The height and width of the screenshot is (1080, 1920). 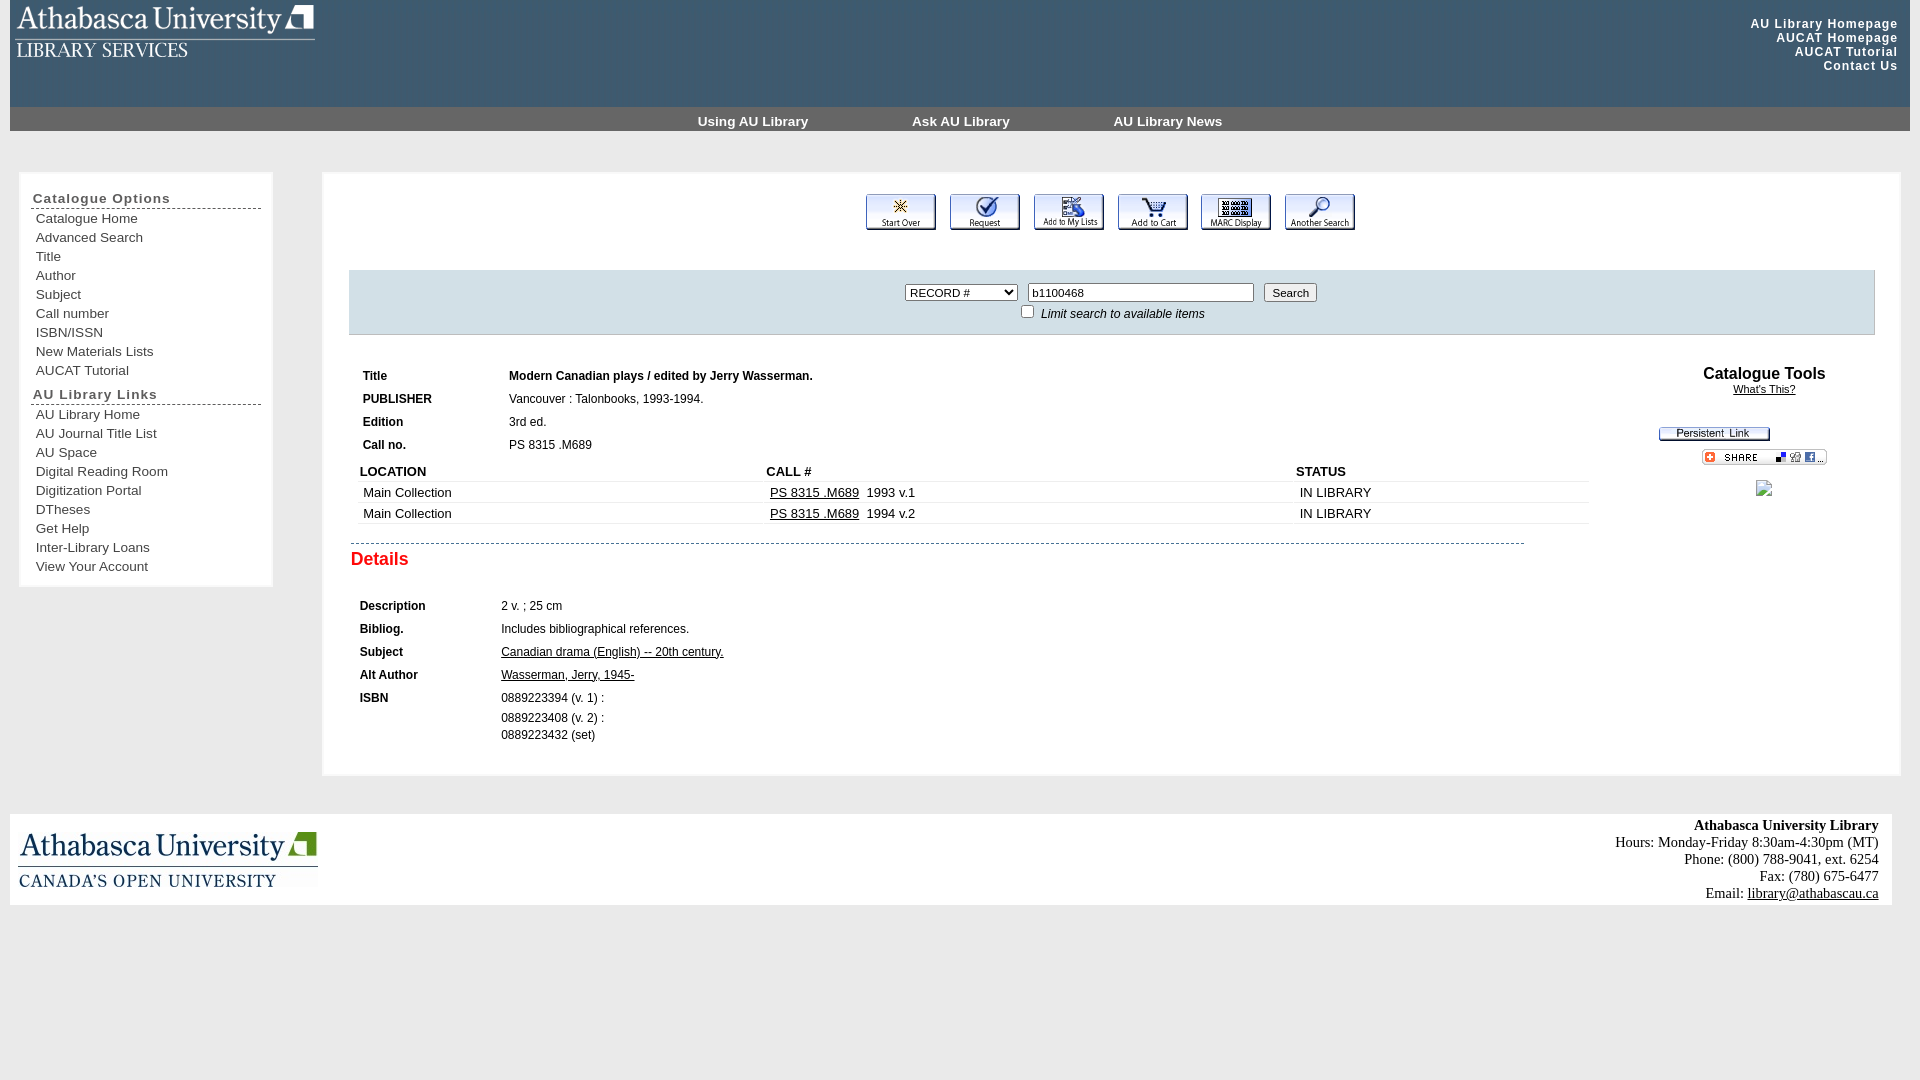 What do you see at coordinates (1168, 121) in the screenshot?
I see `'AU Library News'` at bounding box center [1168, 121].